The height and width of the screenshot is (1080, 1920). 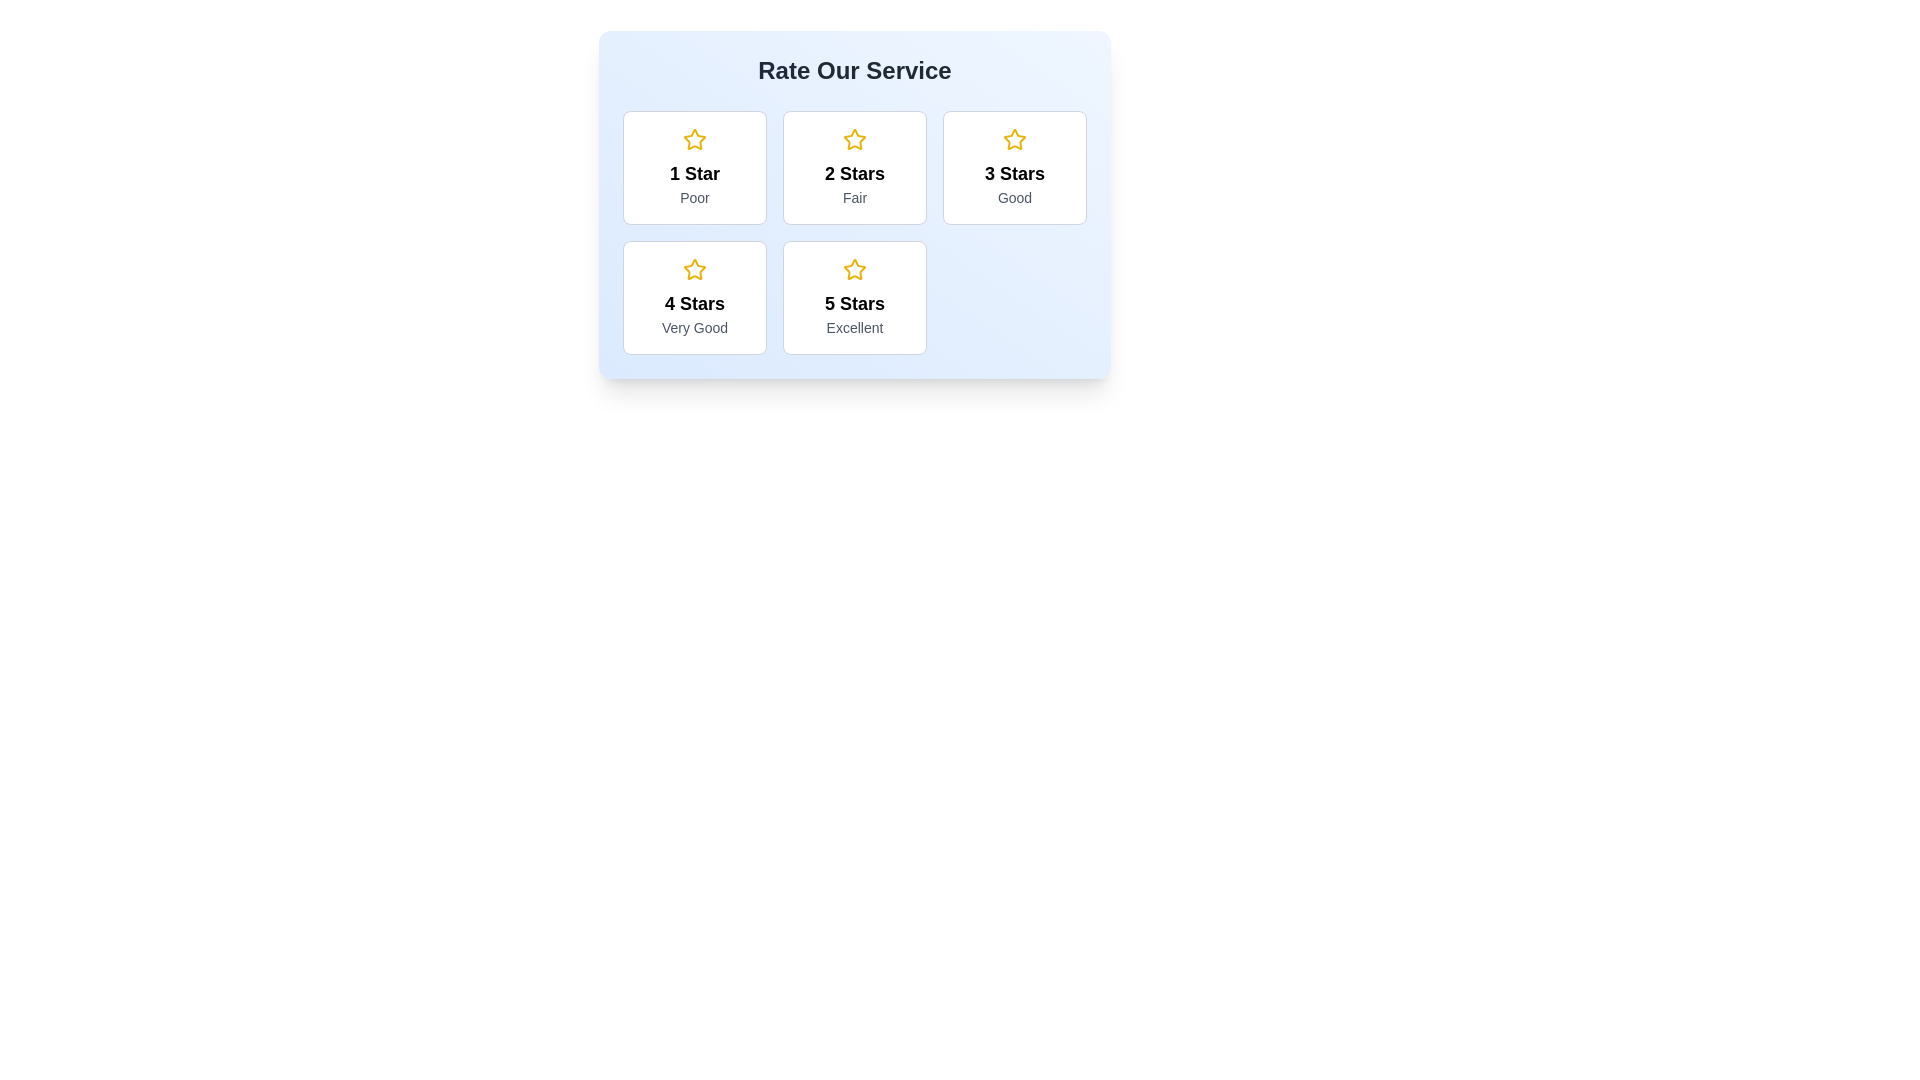 I want to click on the yellow star icon with a hollow interior, so click(x=695, y=268).